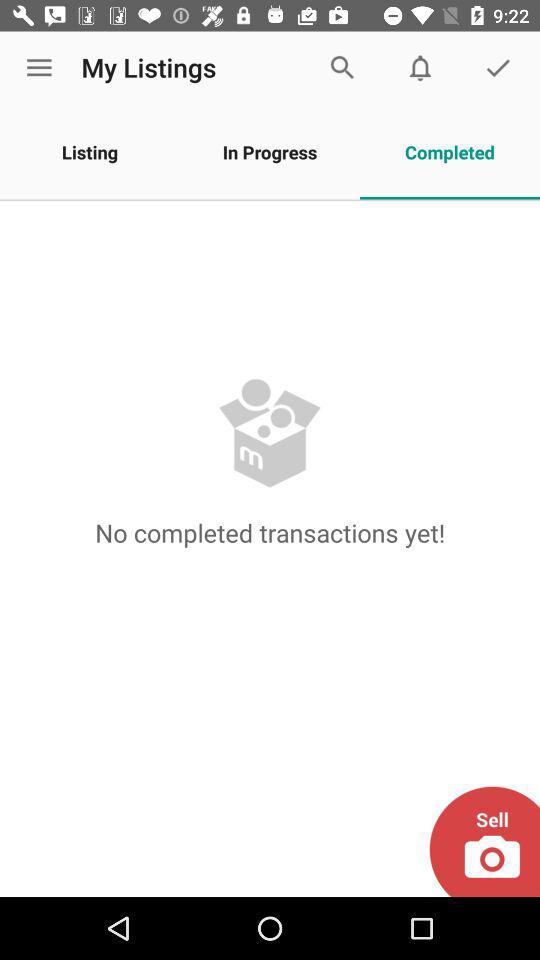 The width and height of the screenshot is (540, 960). Describe the element at coordinates (483, 840) in the screenshot. I see `the icon at the bottom right corner` at that location.